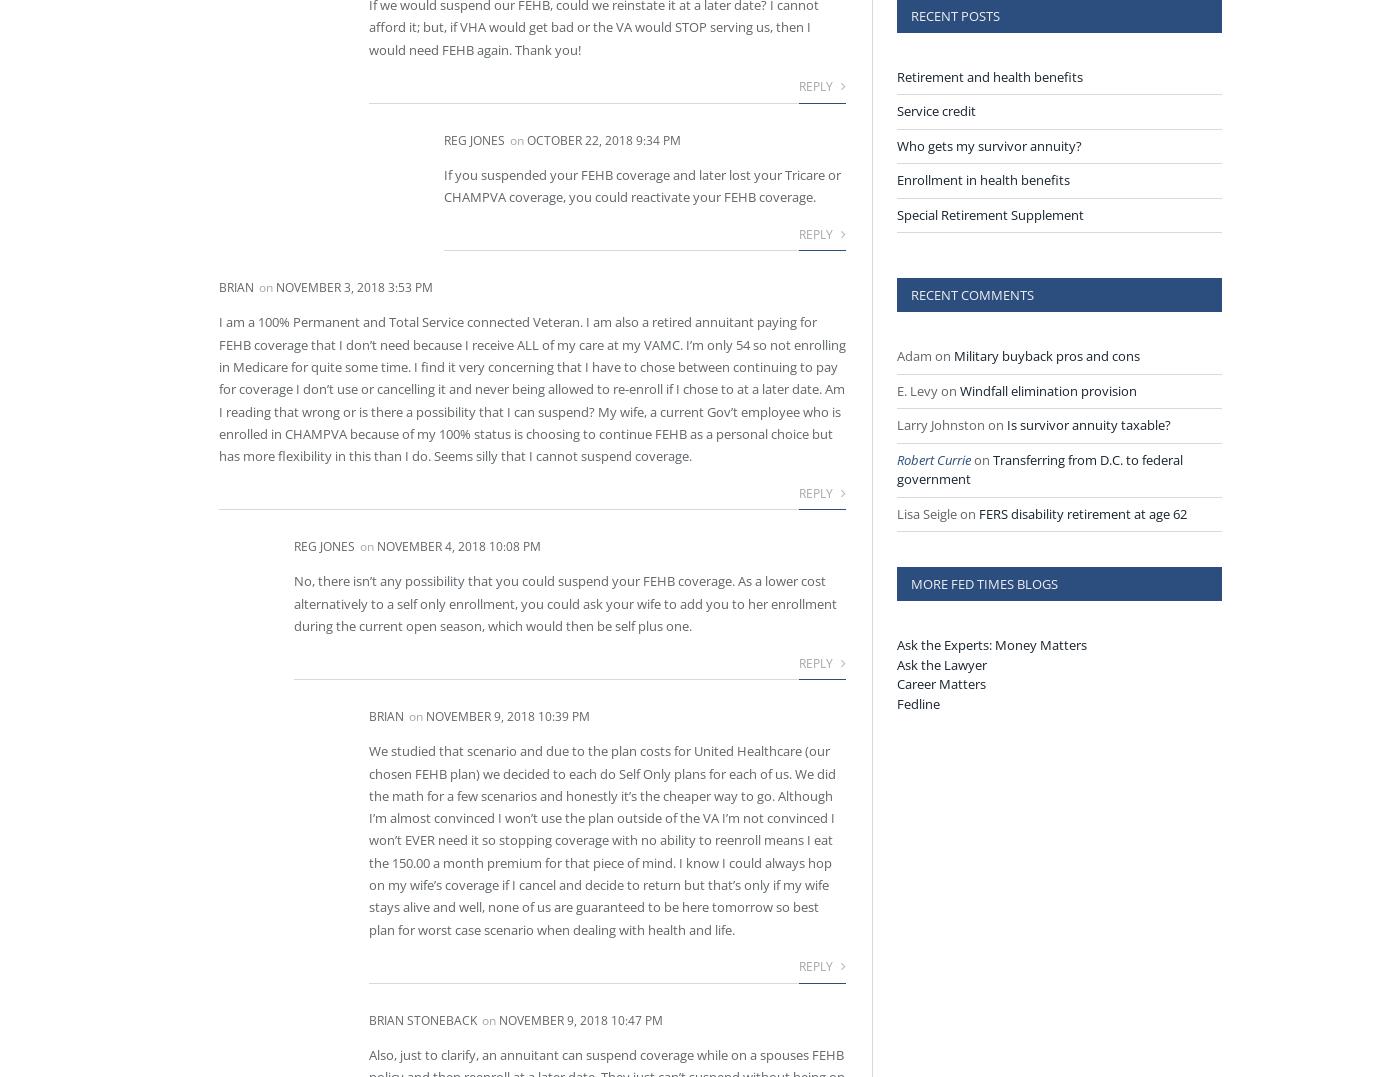 This screenshot has width=1391, height=1077. What do you see at coordinates (909, 582) in the screenshot?
I see `'More Fed Times Blogs'` at bounding box center [909, 582].